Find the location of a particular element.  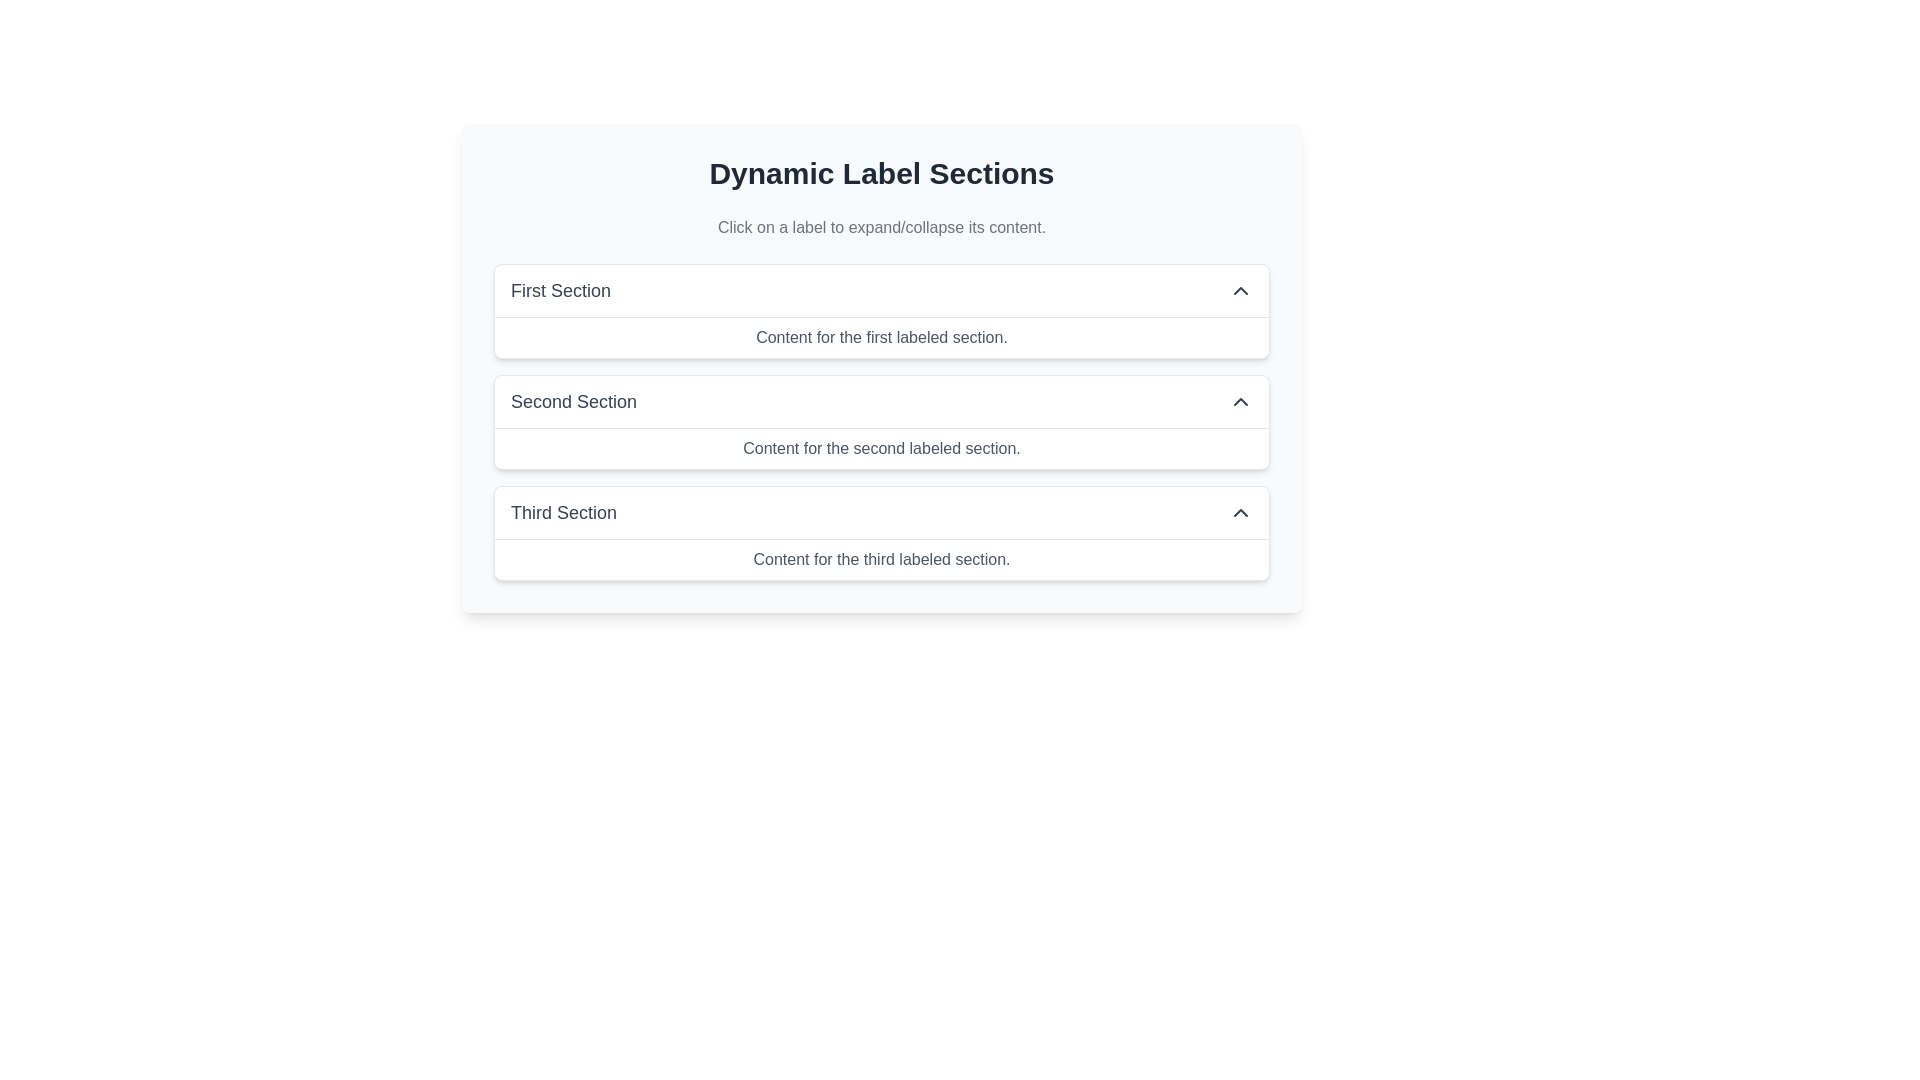

the toggle button for the third collapsible section, located below 'Second Section', to change its background color is located at coordinates (881, 512).